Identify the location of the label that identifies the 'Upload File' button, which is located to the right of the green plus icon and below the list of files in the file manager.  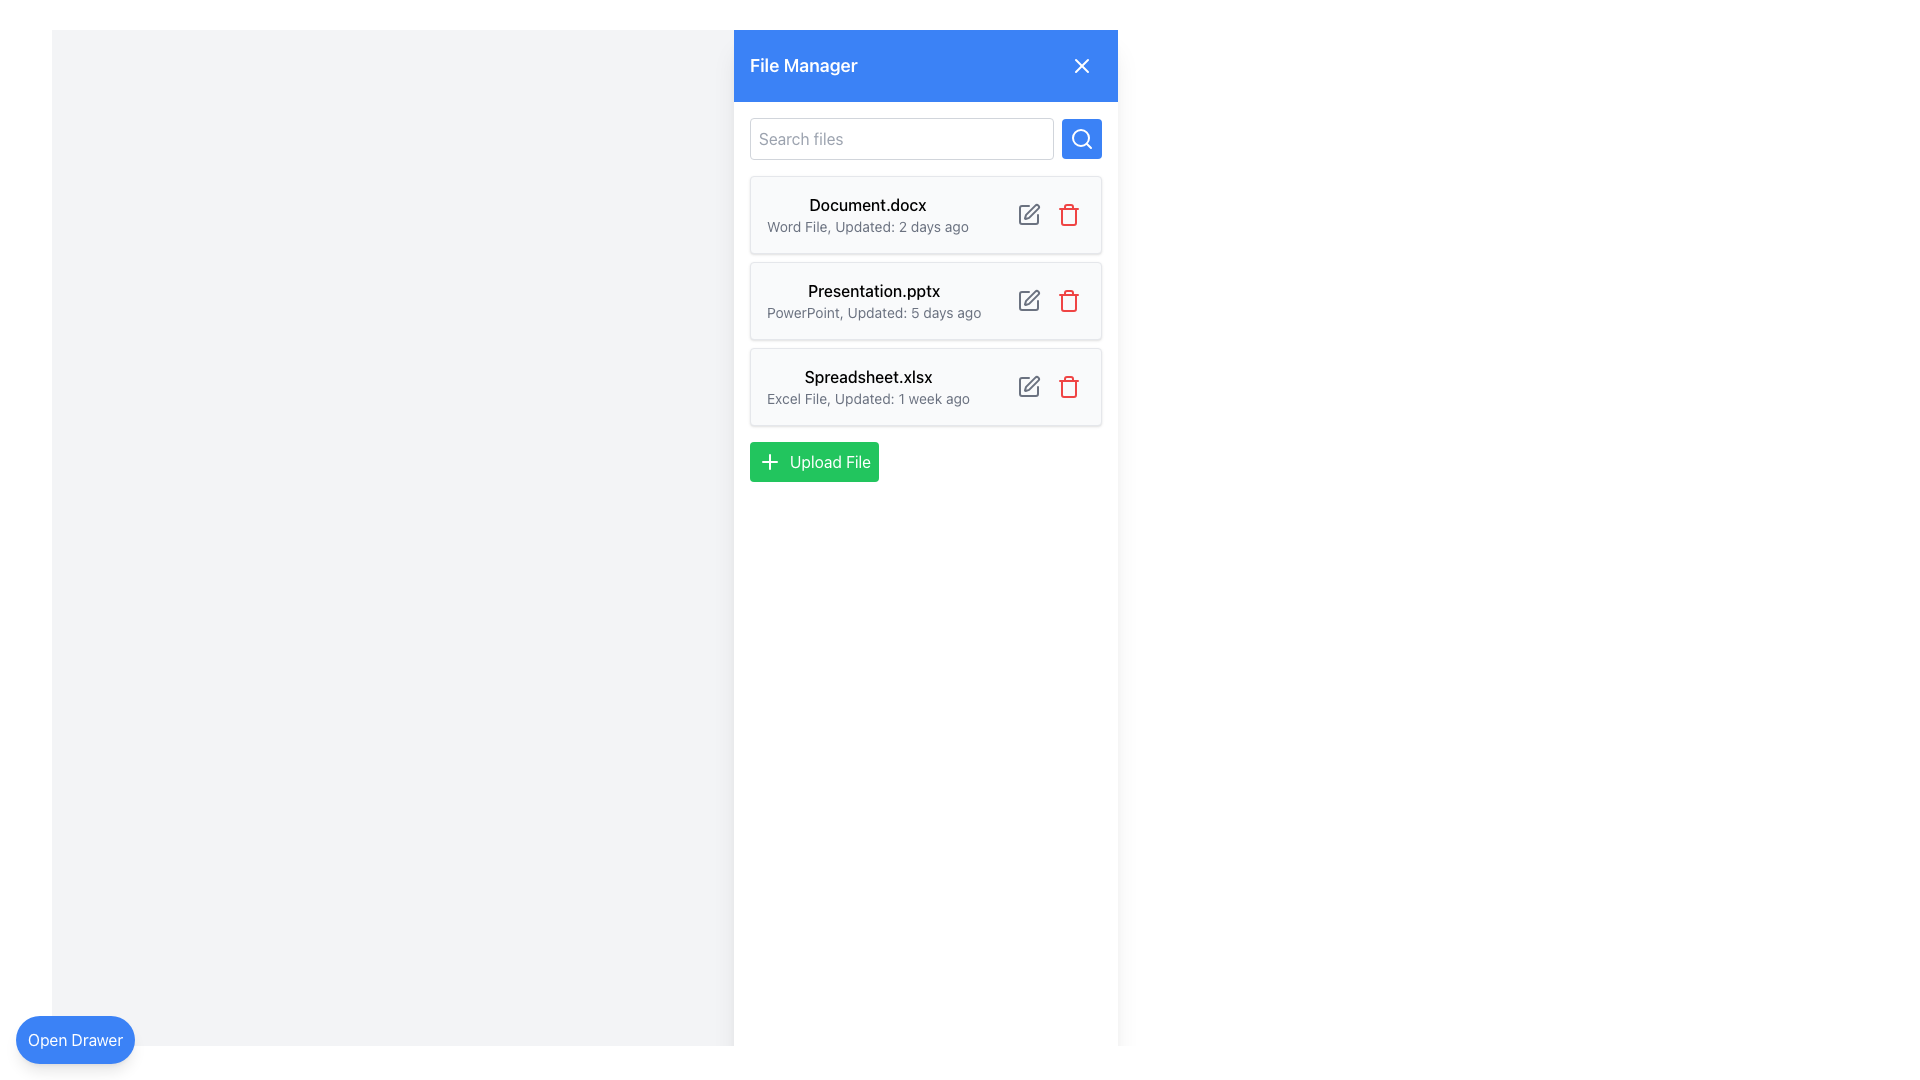
(830, 462).